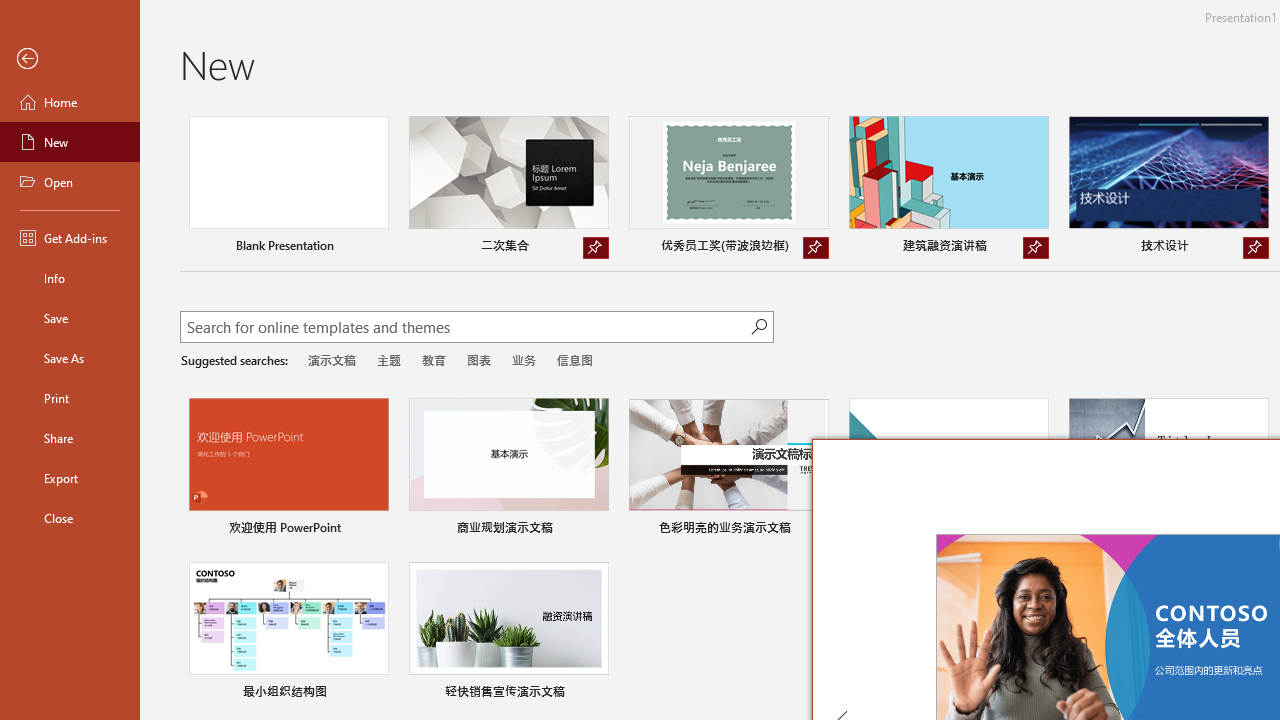  What do you see at coordinates (287, 187) in the screenshot?
I see `'Blank Presentation'` at bounding box center [287, 187].